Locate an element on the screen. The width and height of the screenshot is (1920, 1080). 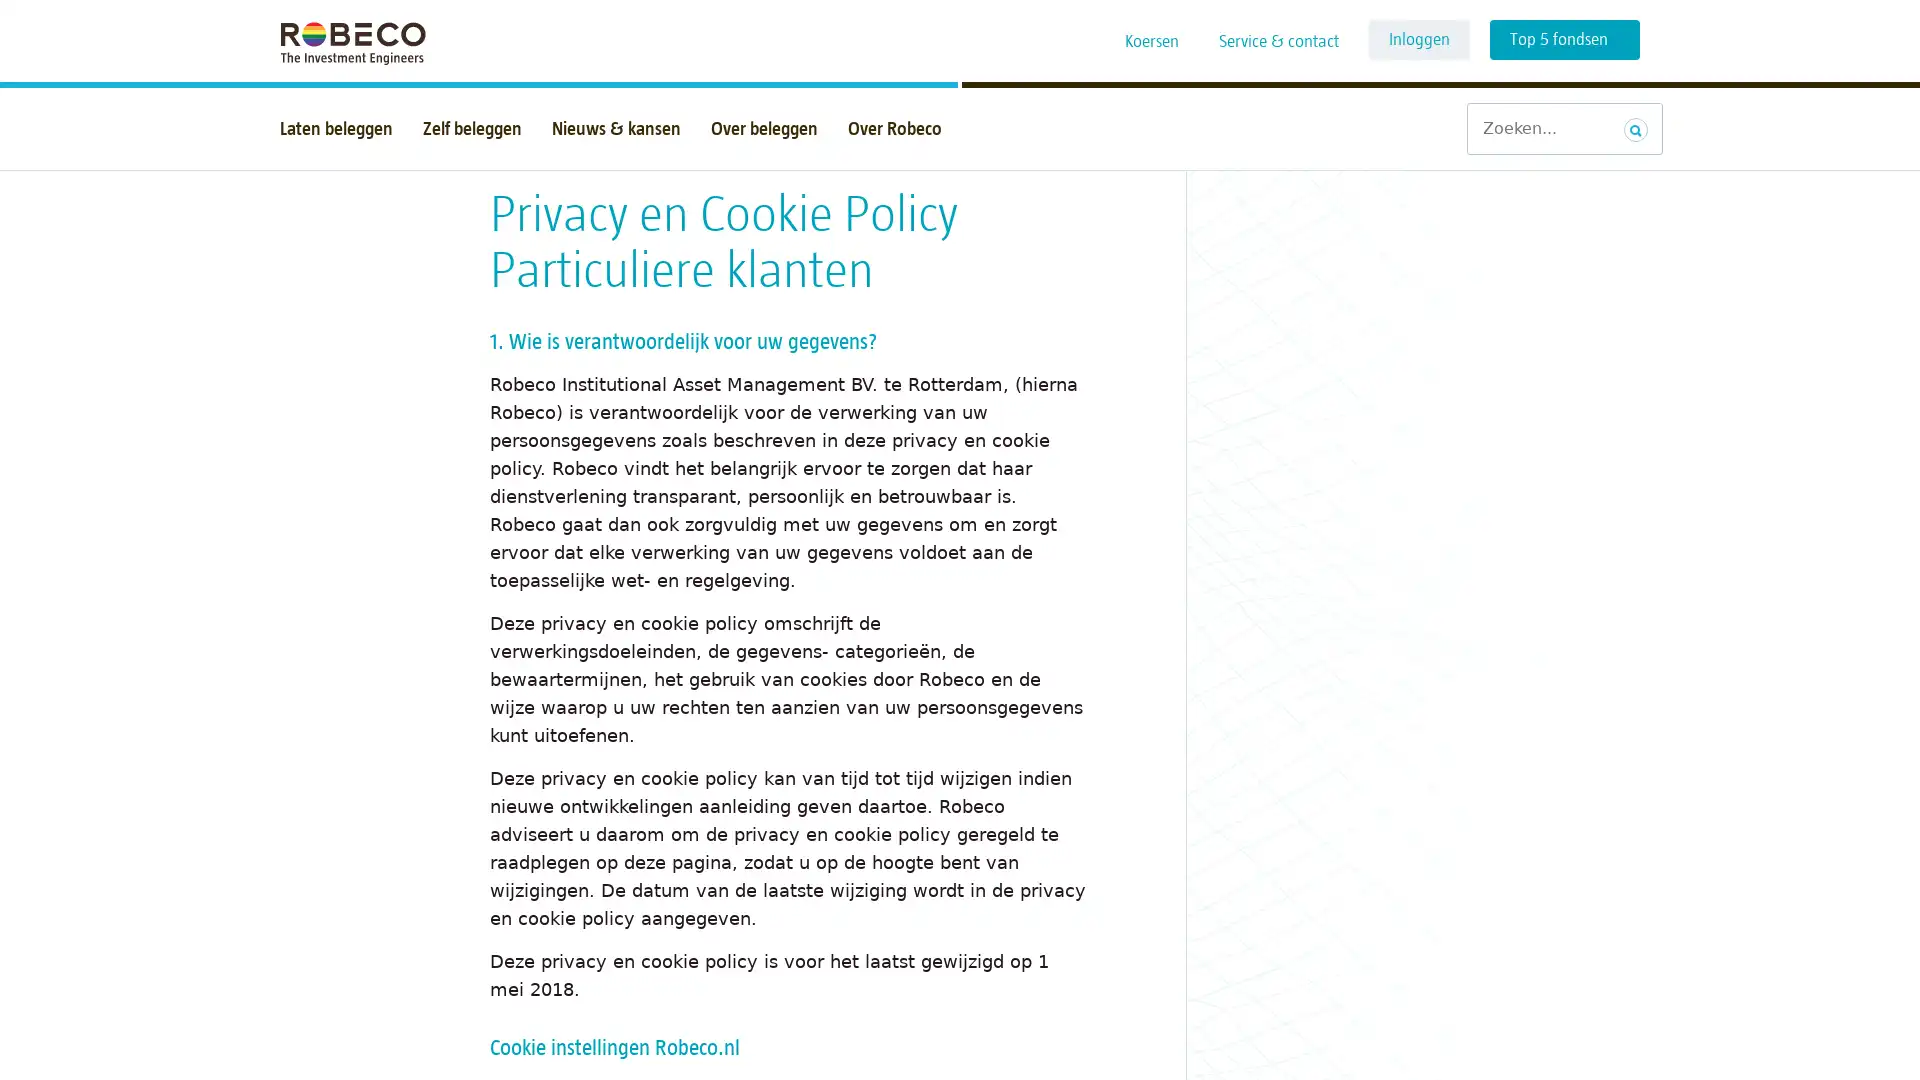
Service & contact is located at coordinates (1277, 42).